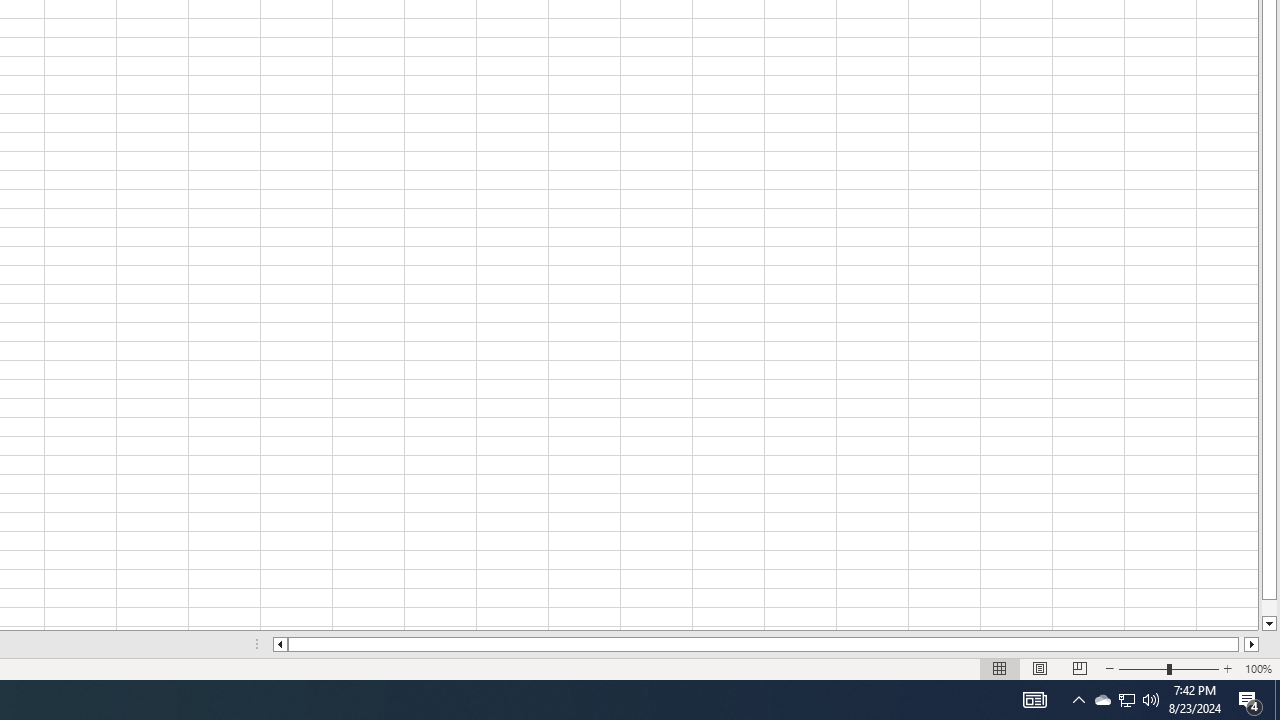 The width and height of the screenshot is (1280, 720). I want to click on 'Column left', so click(278, 644).